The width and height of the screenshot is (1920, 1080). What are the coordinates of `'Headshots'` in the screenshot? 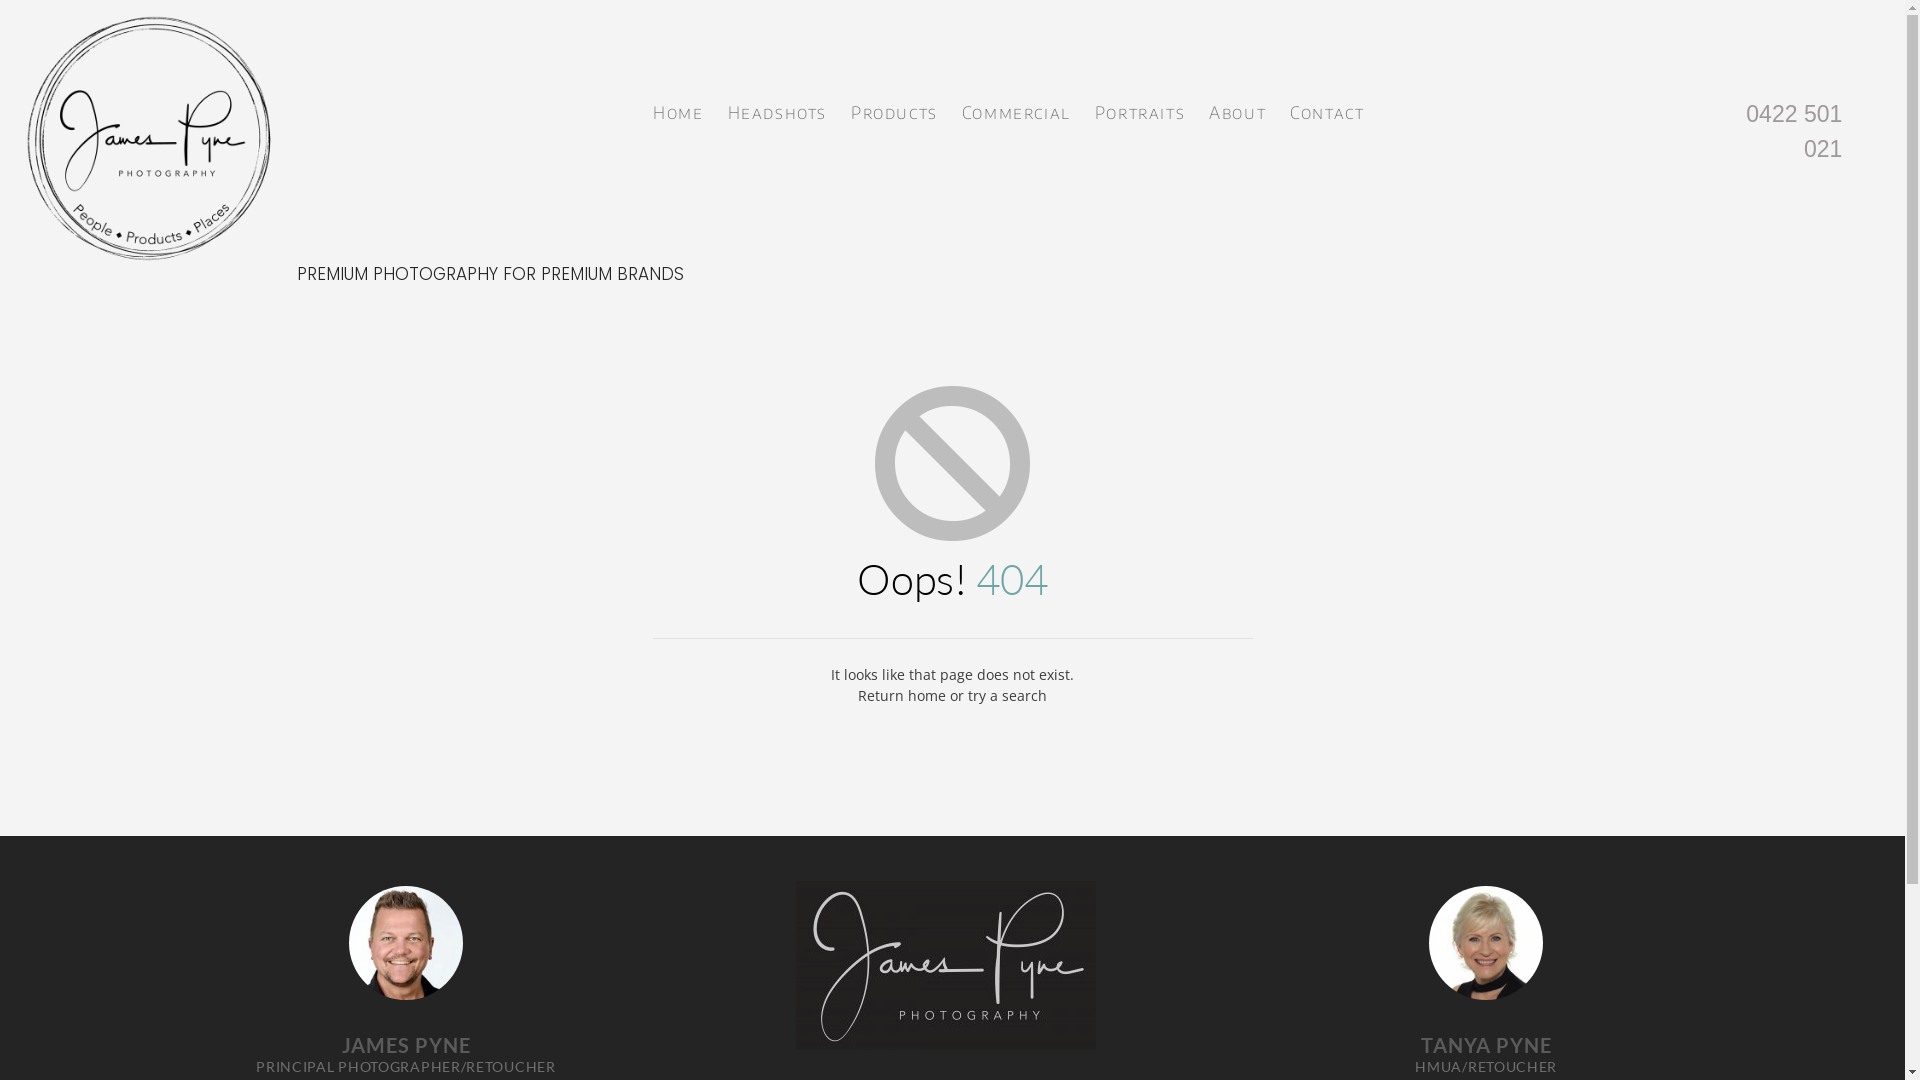 It's located at (722, 108).